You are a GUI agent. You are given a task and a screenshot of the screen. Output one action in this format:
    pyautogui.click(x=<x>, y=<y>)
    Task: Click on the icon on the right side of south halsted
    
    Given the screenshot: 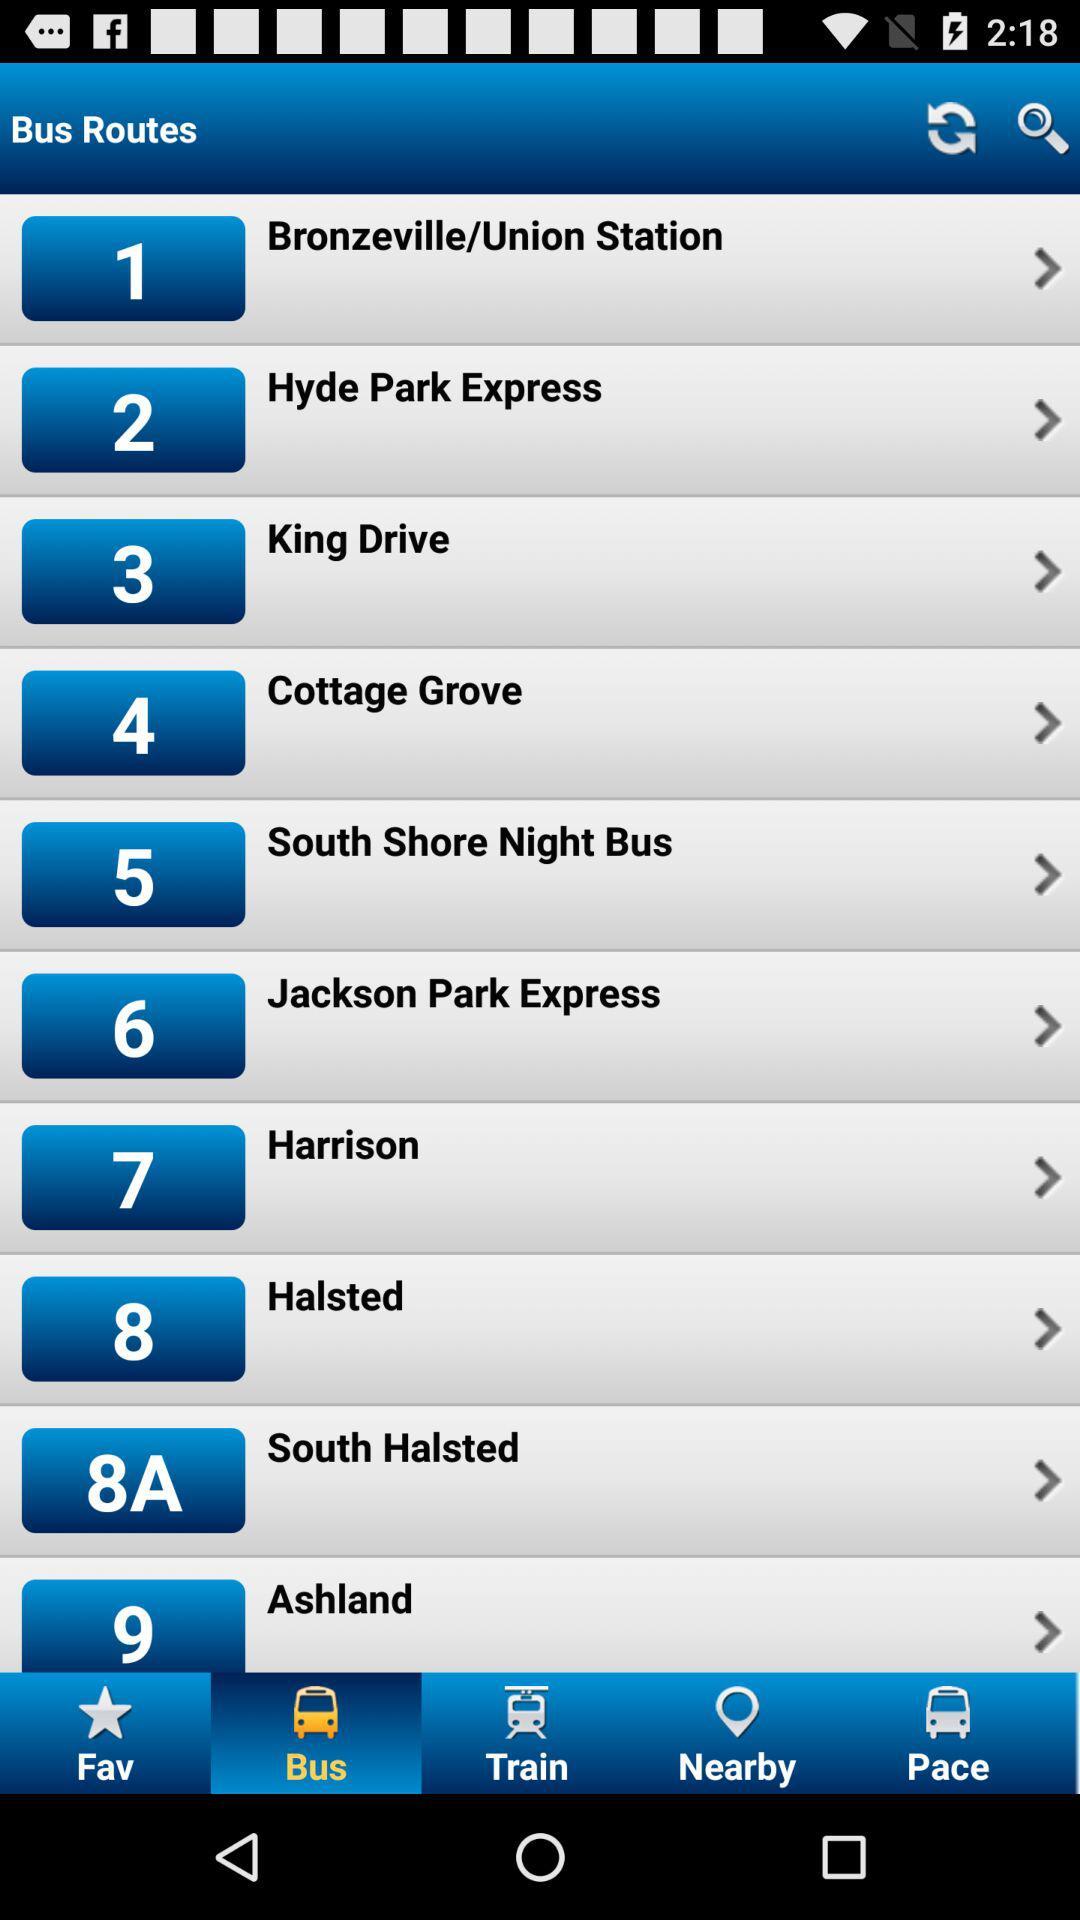 What is the action you would take?
    pyautogui.click(x=1044, y=1481)
    